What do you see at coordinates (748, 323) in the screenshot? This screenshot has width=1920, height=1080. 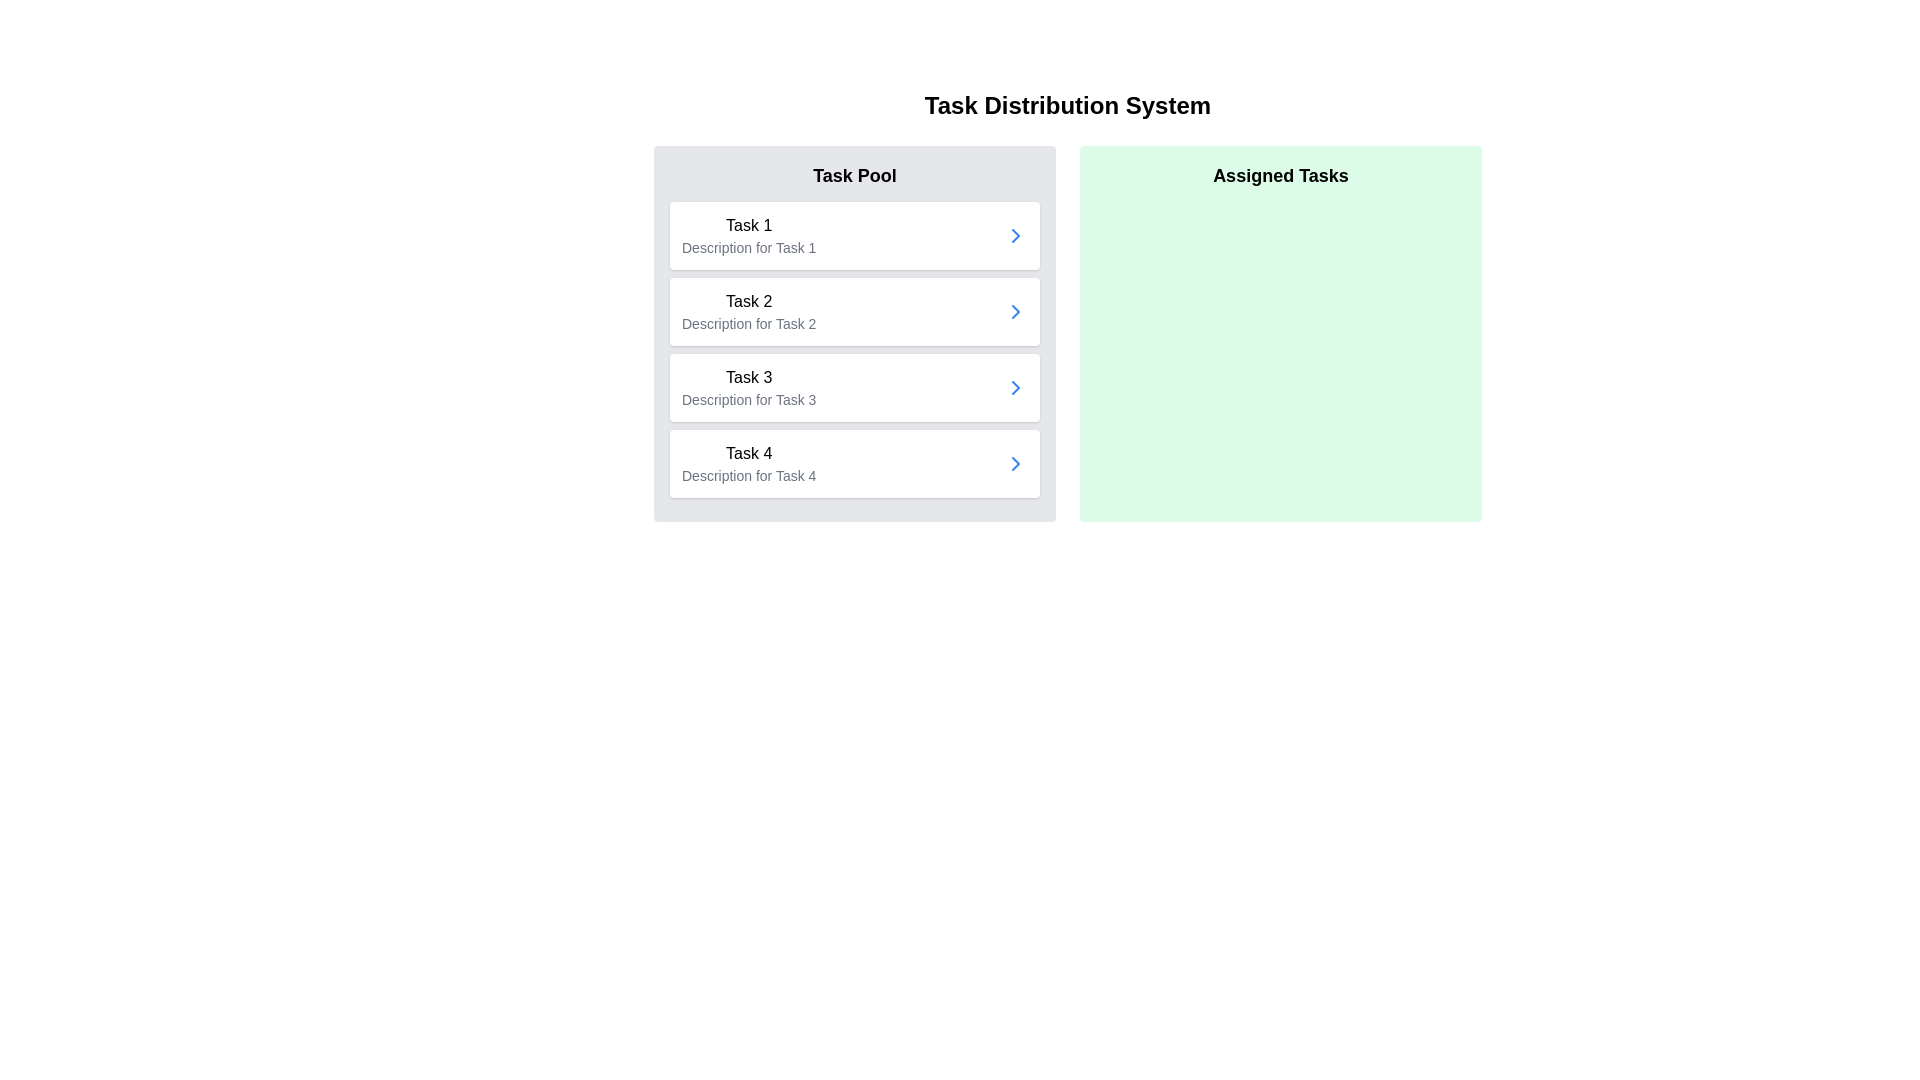 I see `the text label reading 'Description for Task 2'` at bounding box center [748, 323].